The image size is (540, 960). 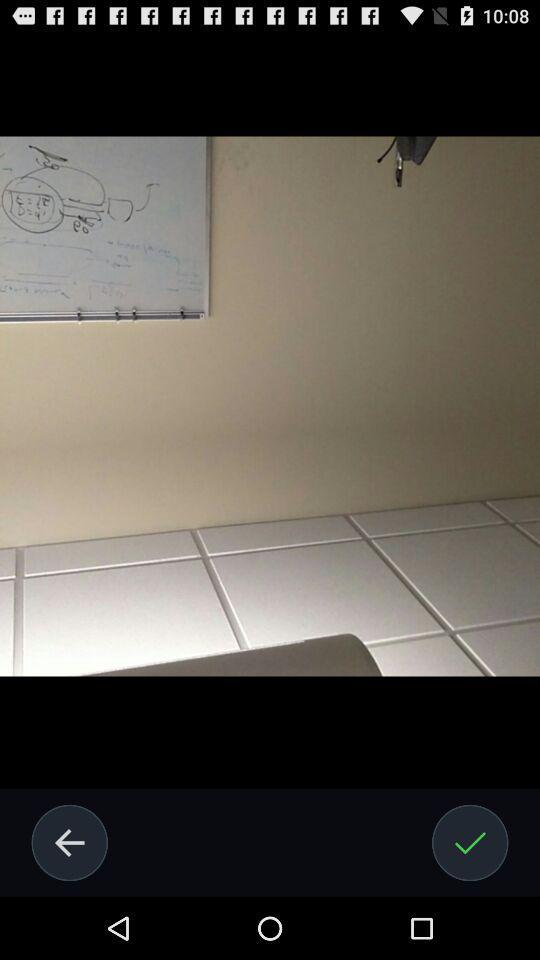 What do you see at coordinates (68, 902) in the screenshot?
I see `the arrow_backward icon` at bounding box center [68, 902].